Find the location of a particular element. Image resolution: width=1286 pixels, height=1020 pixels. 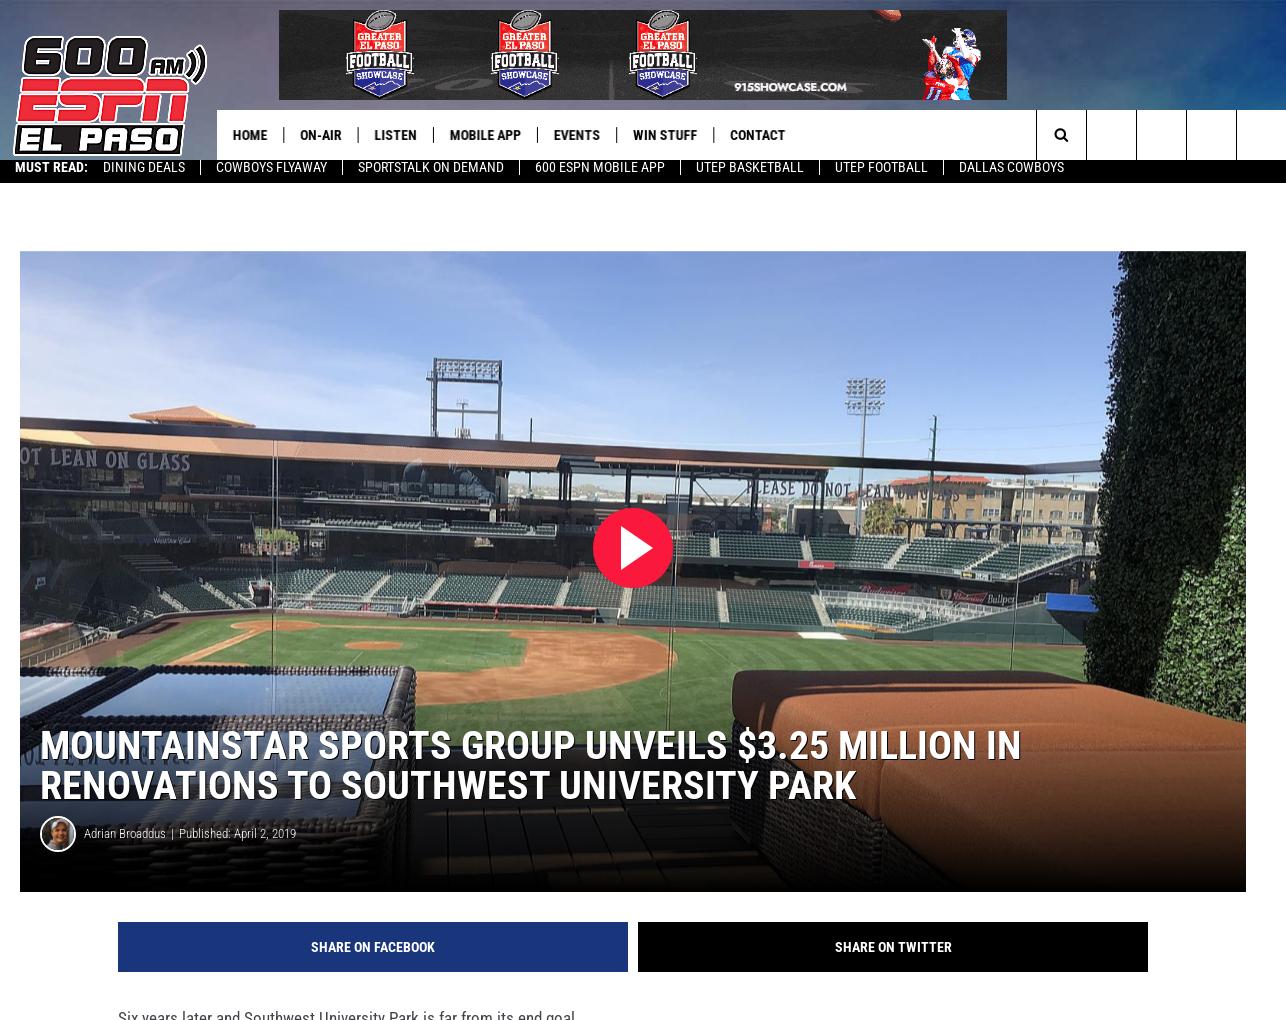

'Contact' is located at coordinates (765, 135).